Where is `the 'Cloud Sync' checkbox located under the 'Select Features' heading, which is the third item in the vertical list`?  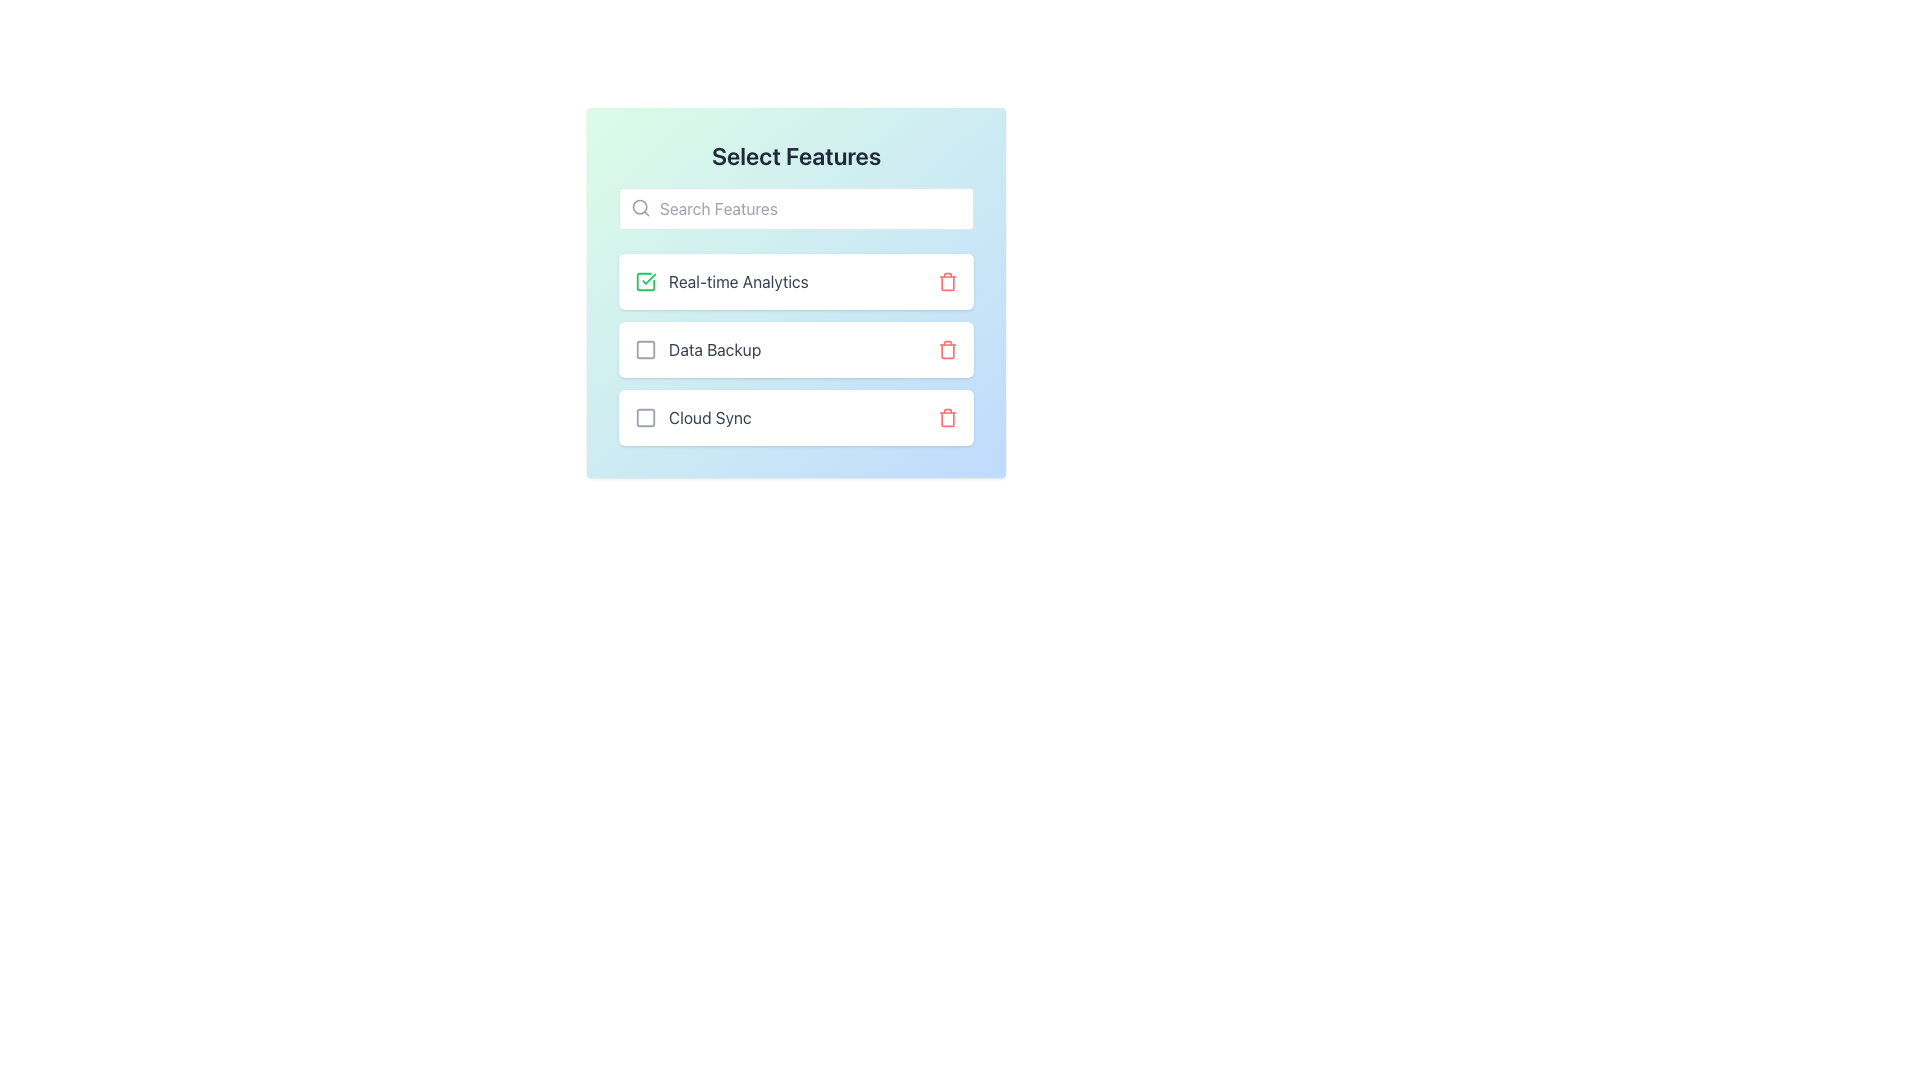 the 'Cloud Sync' checkbox located under the 'Select Features' heading, which is the third item in the vertical list is located at coordinates (693, 416).